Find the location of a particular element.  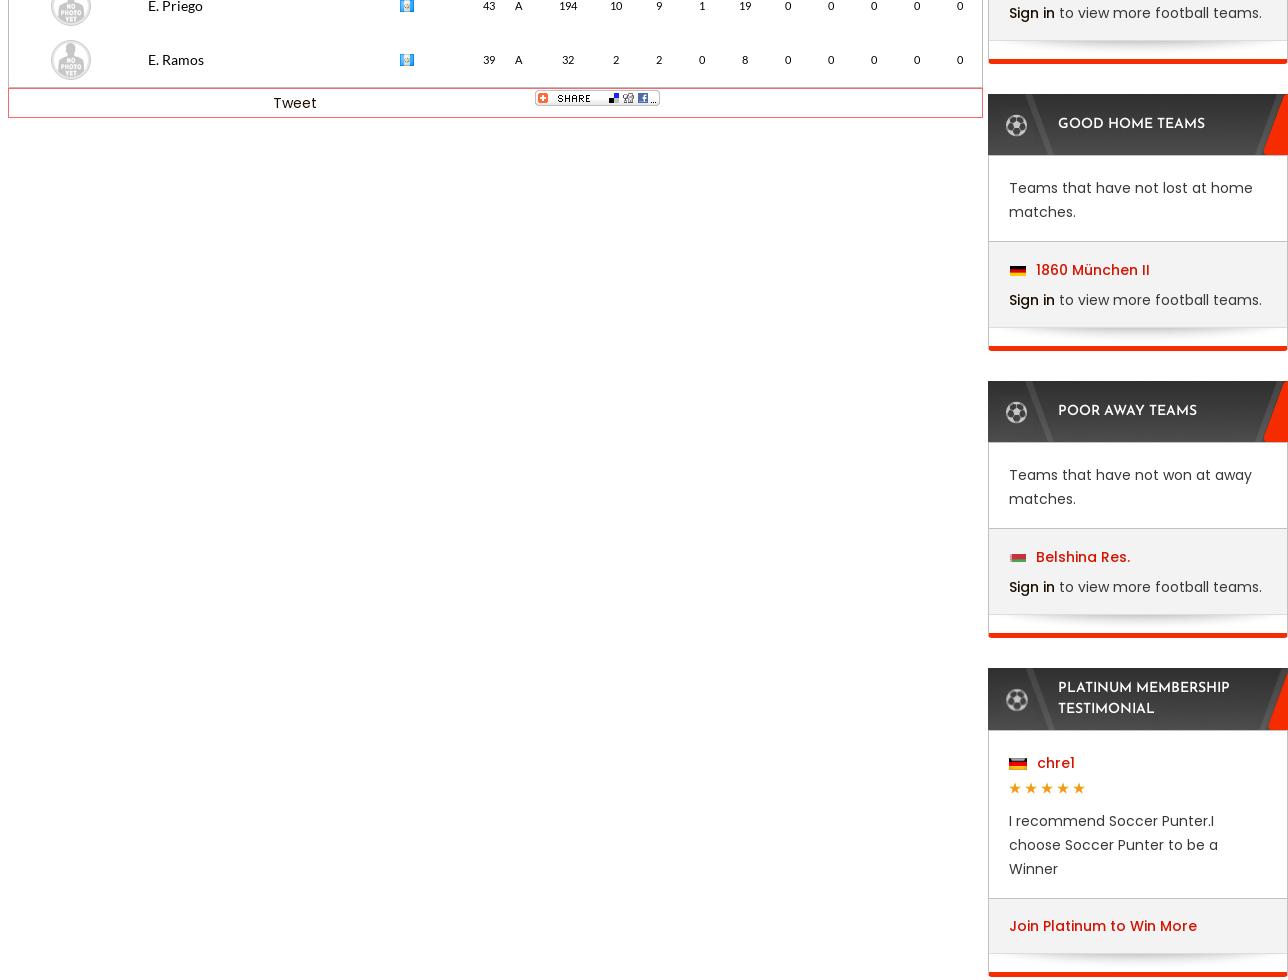

'E. Ramos' is located at coordinates (175, 59).